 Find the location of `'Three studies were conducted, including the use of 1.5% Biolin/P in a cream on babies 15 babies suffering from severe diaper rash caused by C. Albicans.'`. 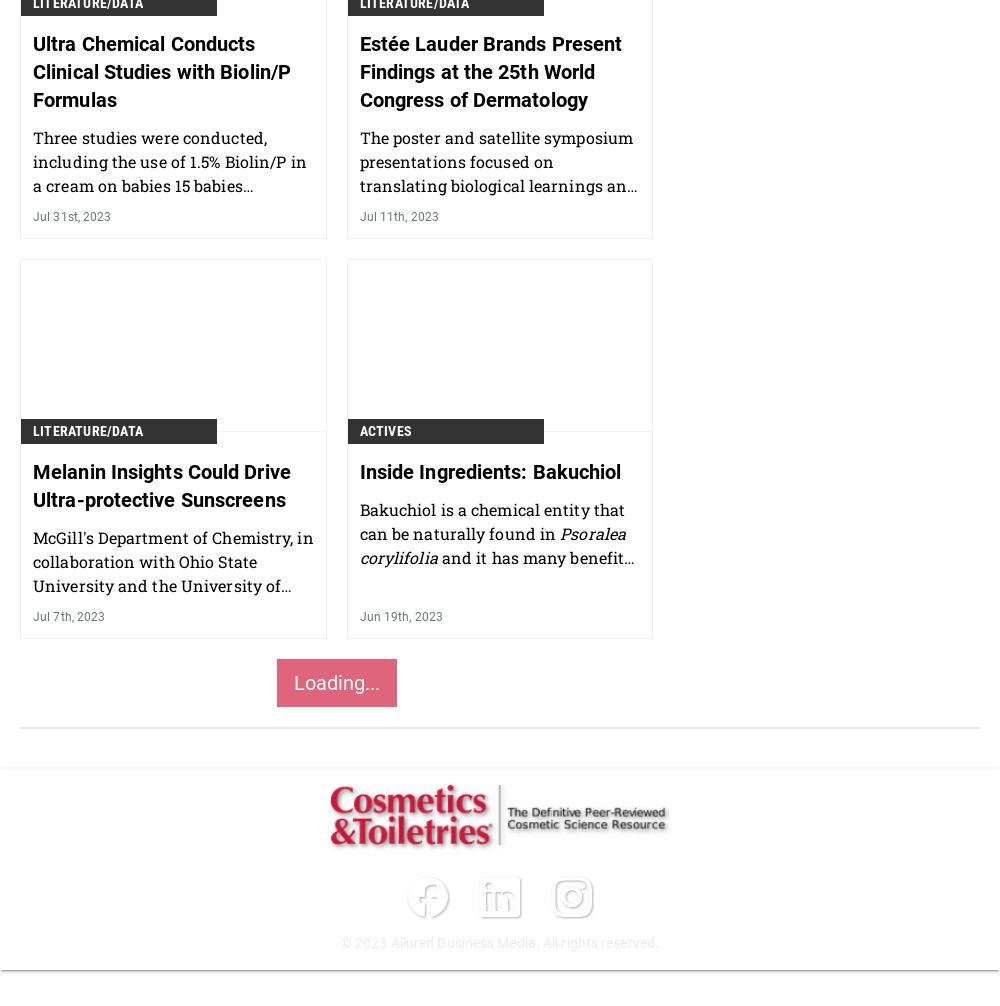

'Three studies were conducted, including the use of 1.5% Biolin/P in a cream on babies 15 babies suffering from severe diaper rash caused by C. Albicans.' is located at coordinates (169, 185).